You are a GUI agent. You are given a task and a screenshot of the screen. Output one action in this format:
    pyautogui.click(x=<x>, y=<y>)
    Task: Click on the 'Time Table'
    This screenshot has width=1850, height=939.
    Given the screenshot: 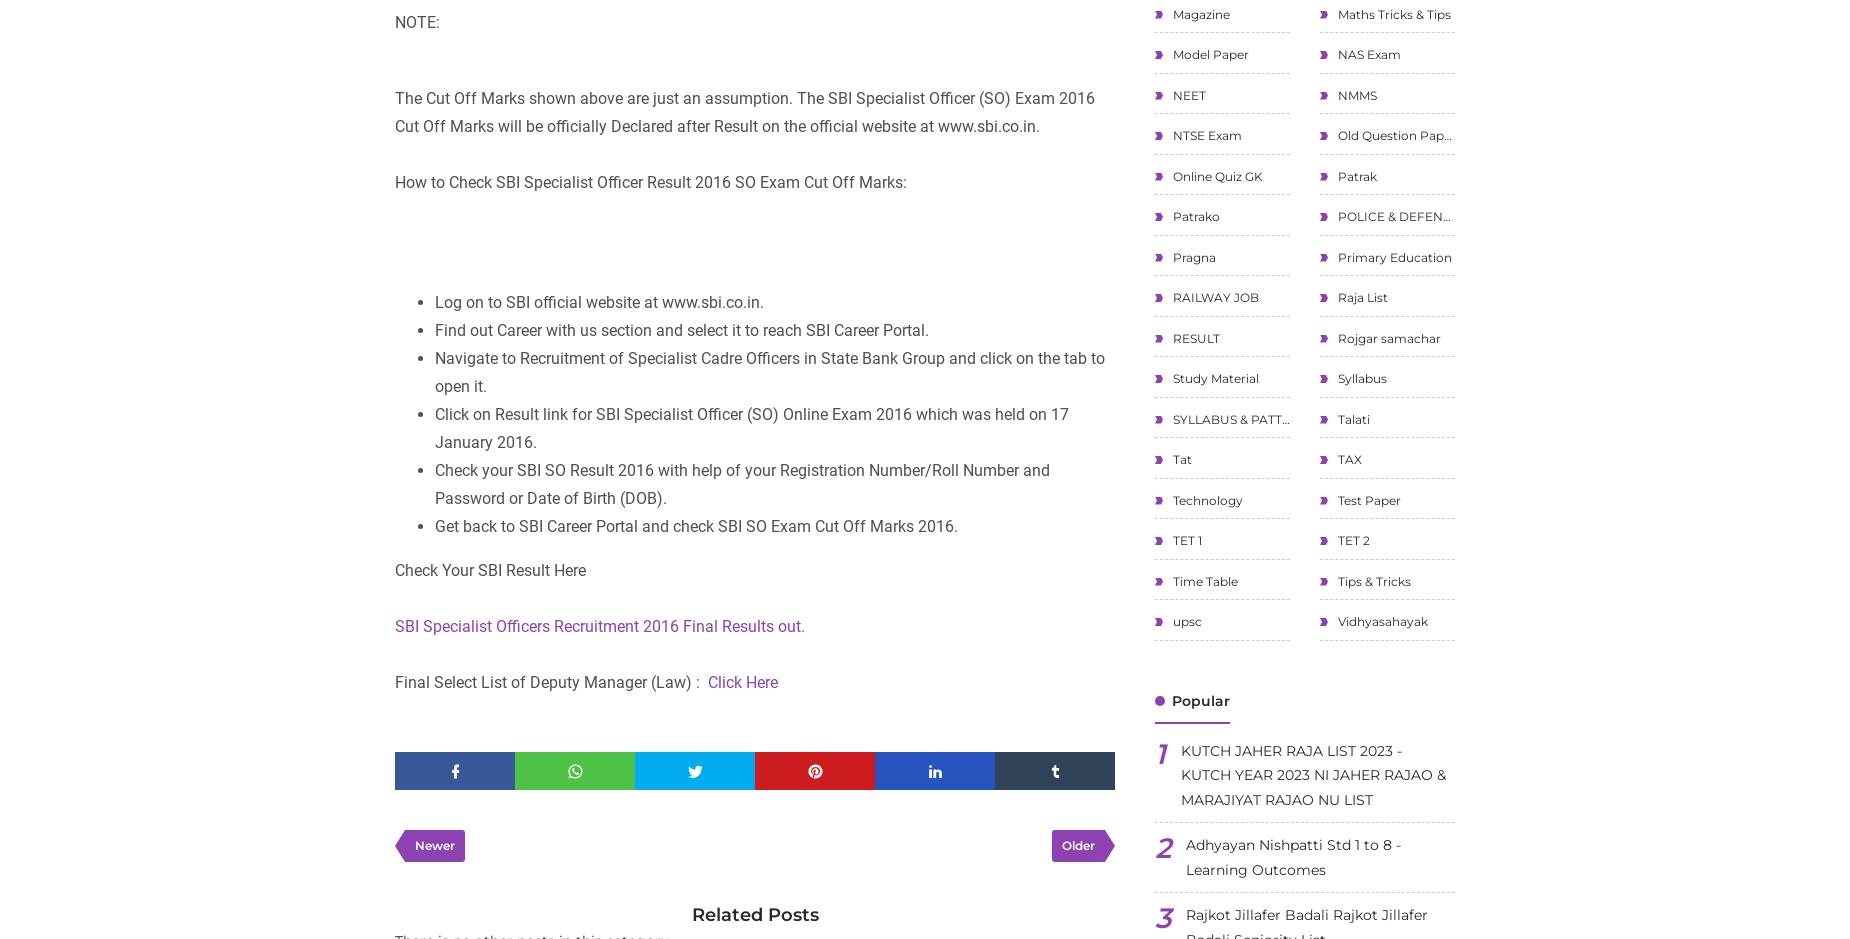 What is the action you would take?
    pyautogui.click(x=1168, y=580)
    